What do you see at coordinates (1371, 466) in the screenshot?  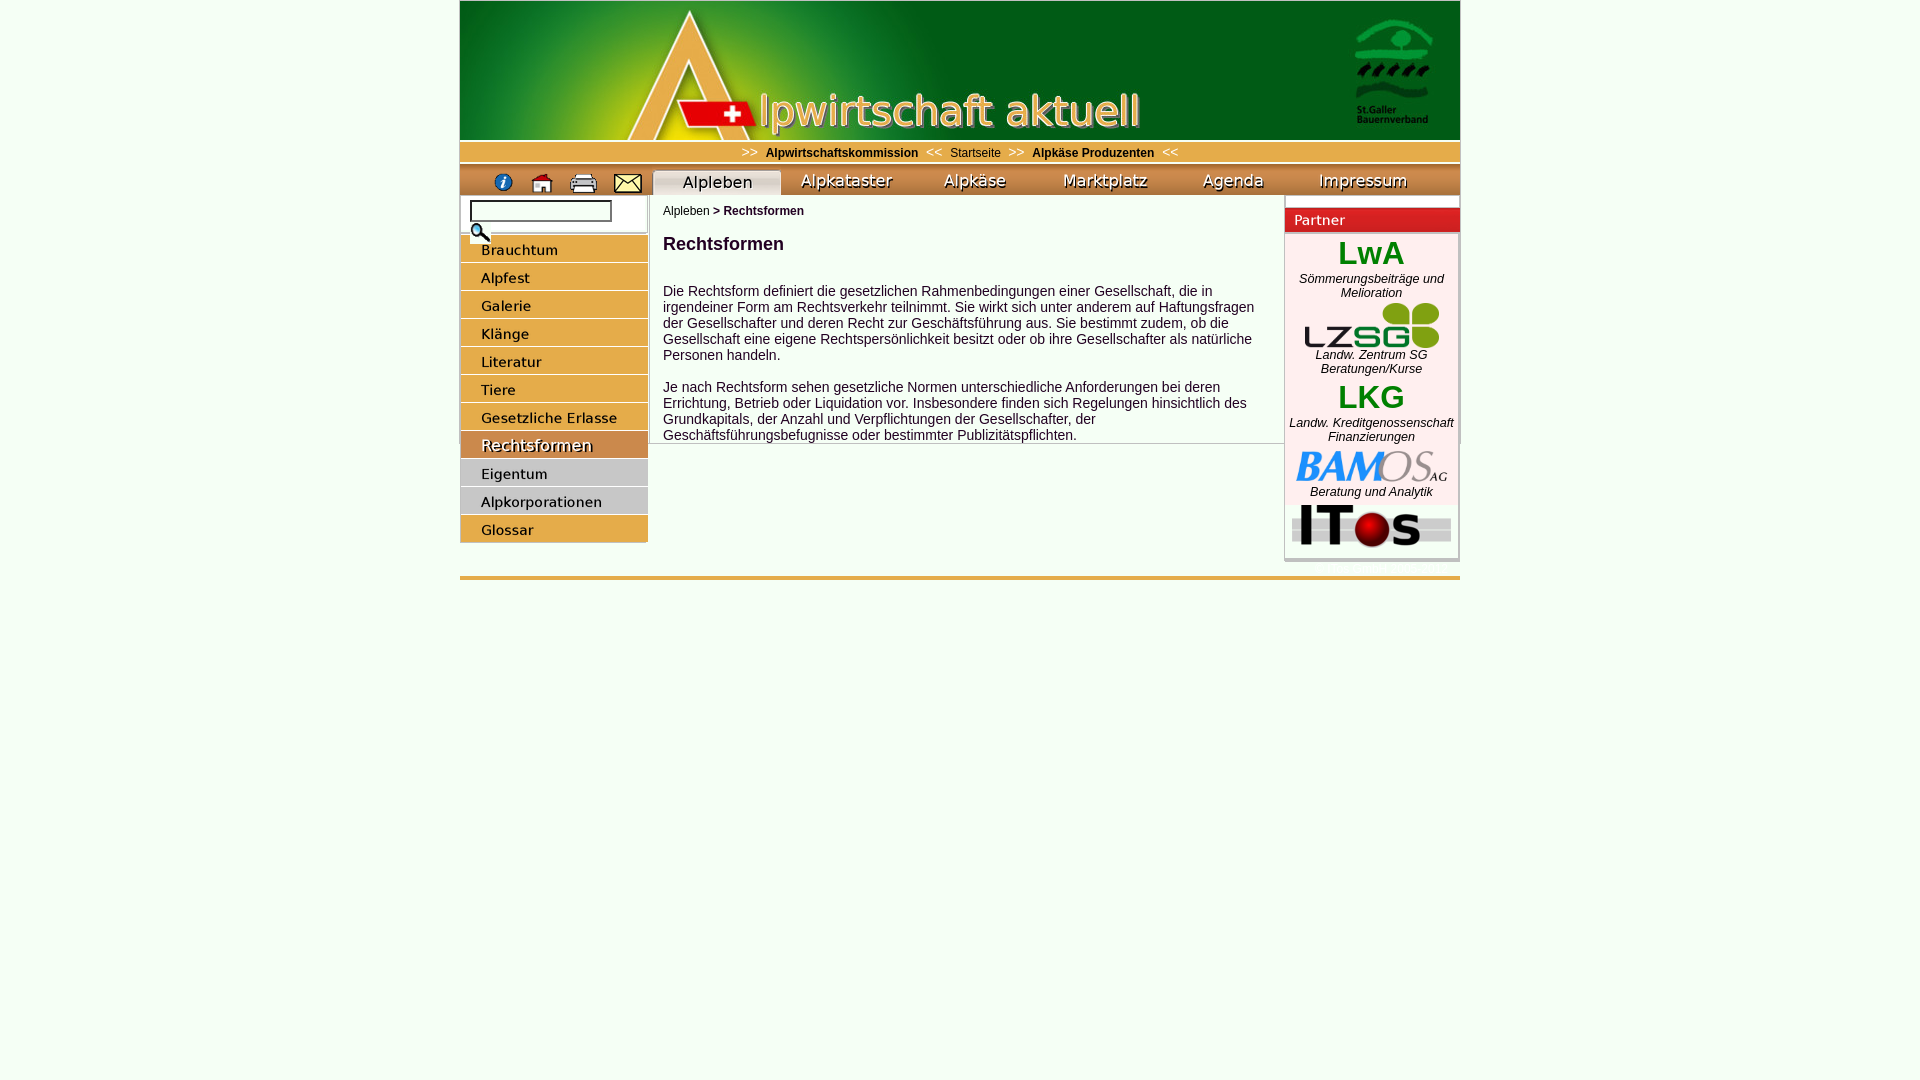 I see `'Bamos AG'` at bounding box center [1371, 466].